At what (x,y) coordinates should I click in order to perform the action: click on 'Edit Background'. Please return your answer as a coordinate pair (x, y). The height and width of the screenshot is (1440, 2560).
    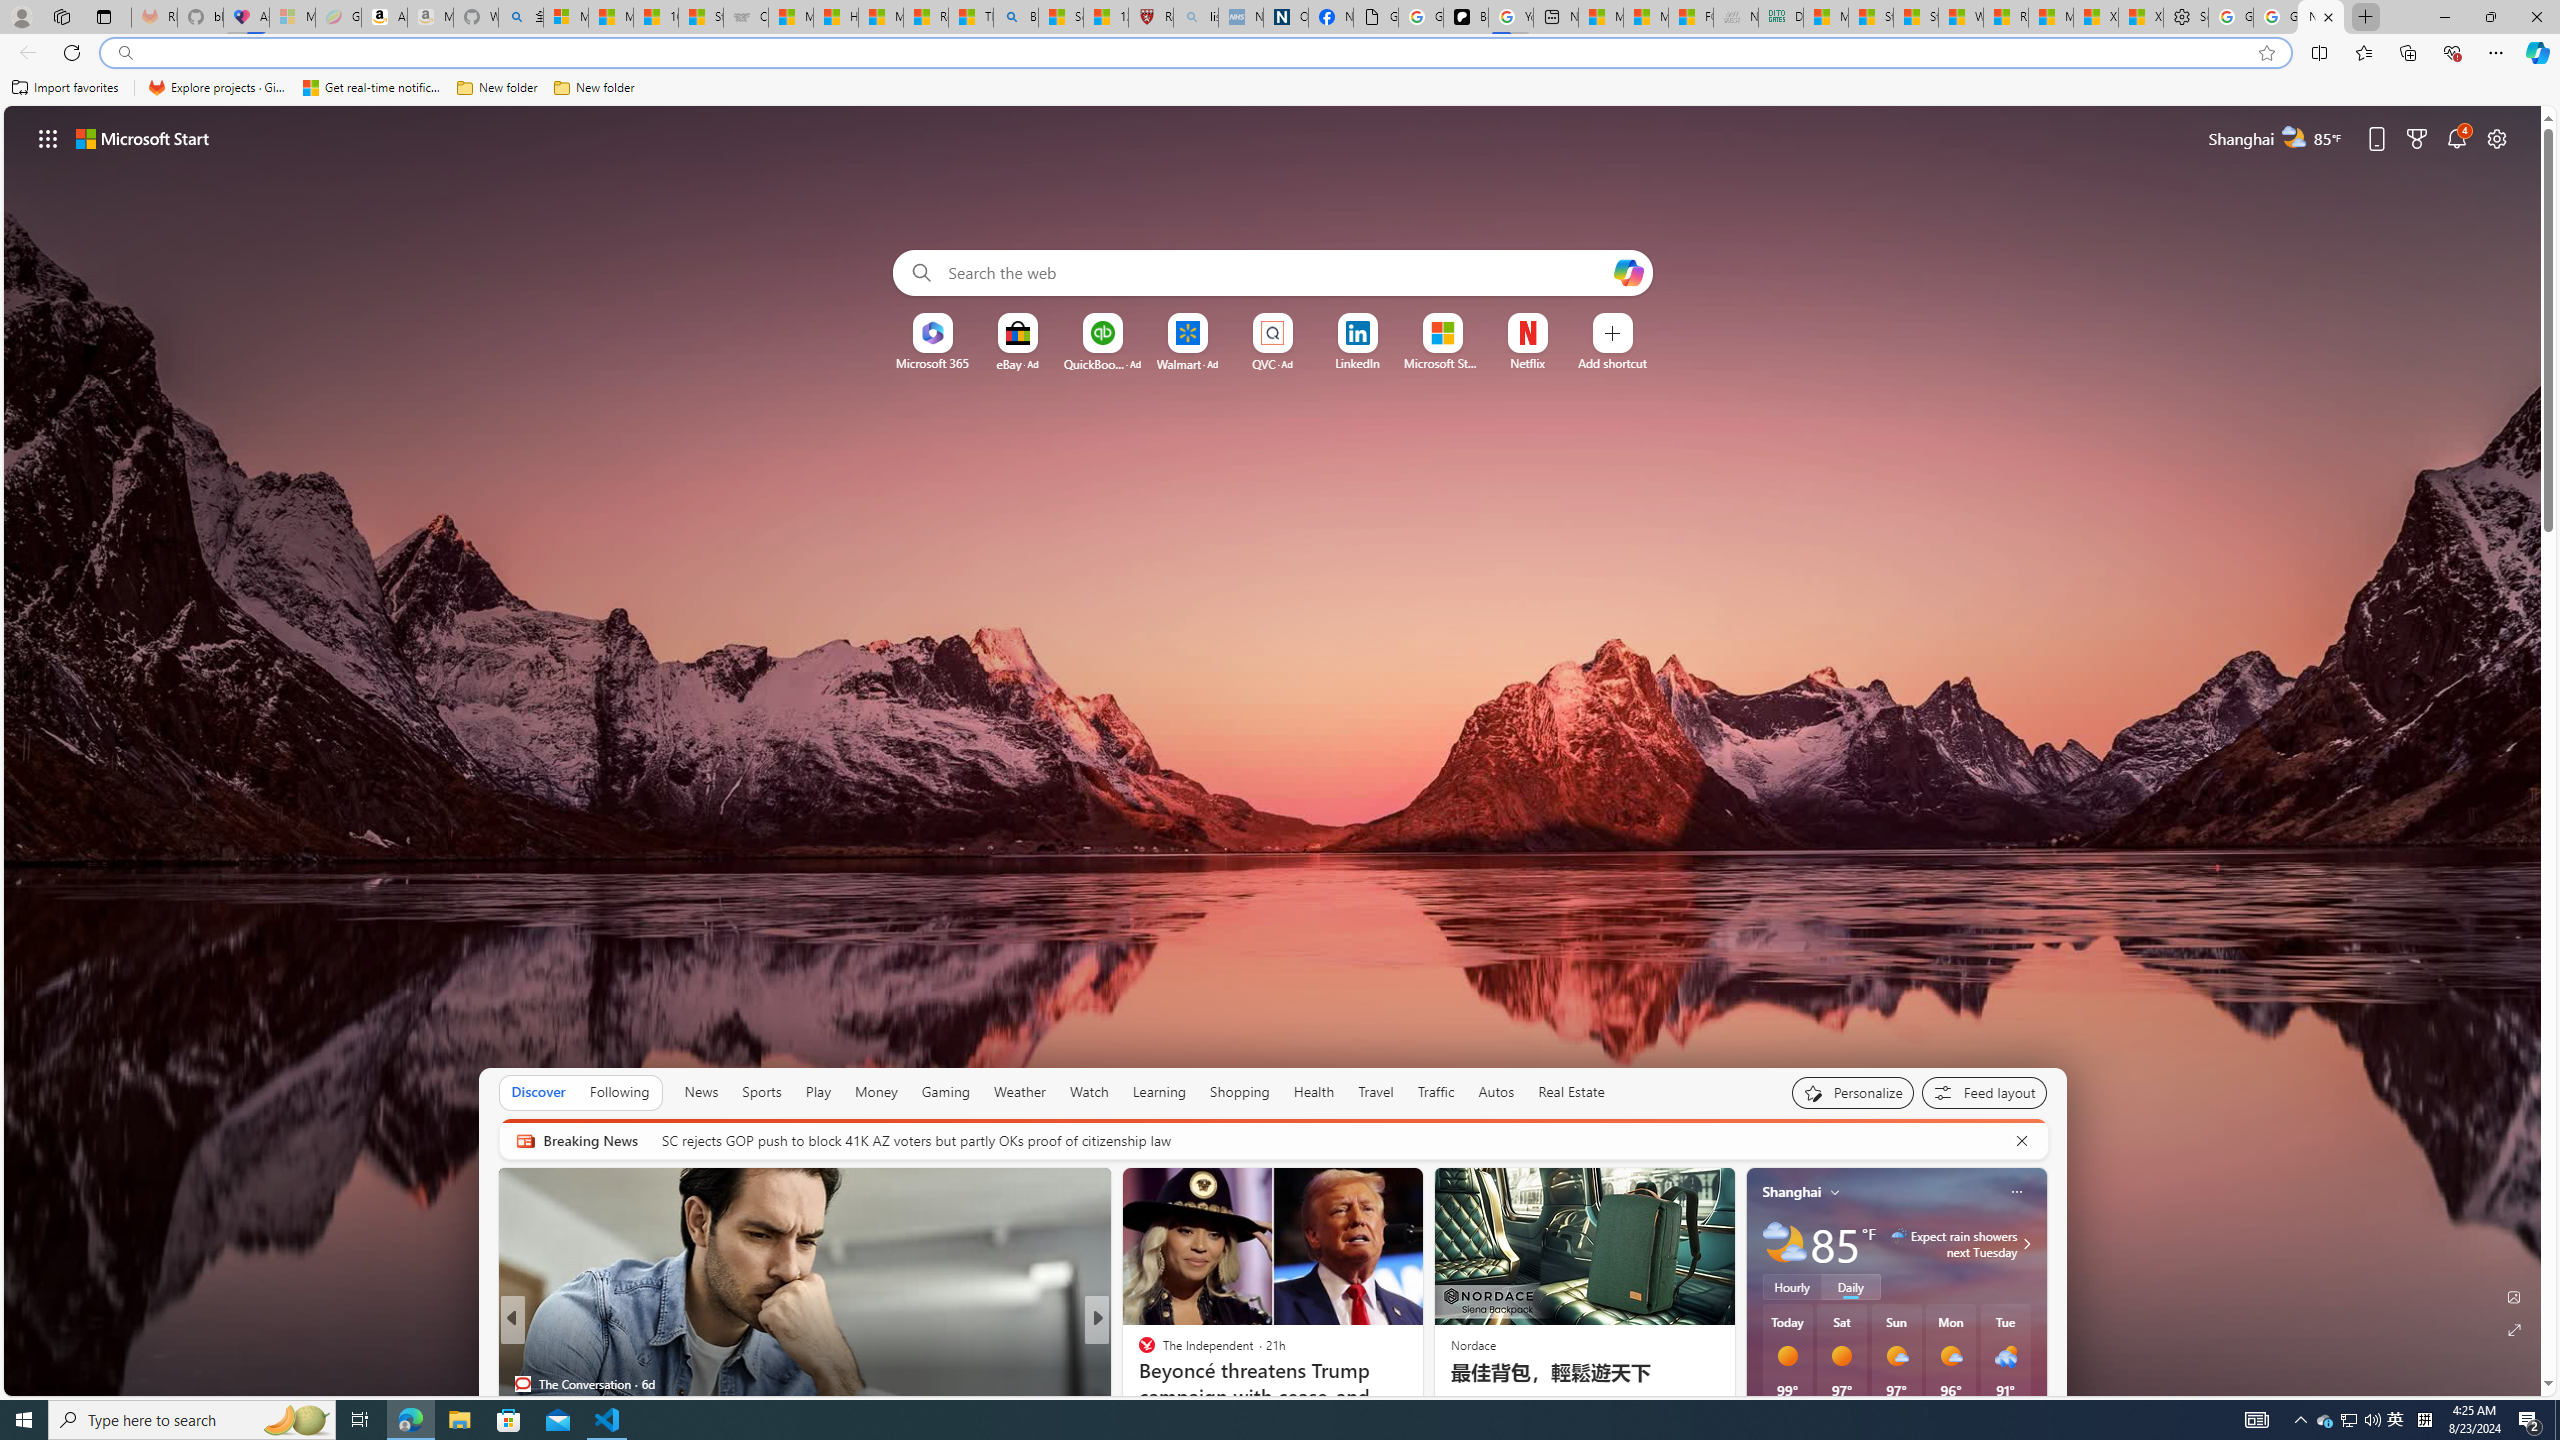
    Looking at the image, I should click on (2515, 1295).